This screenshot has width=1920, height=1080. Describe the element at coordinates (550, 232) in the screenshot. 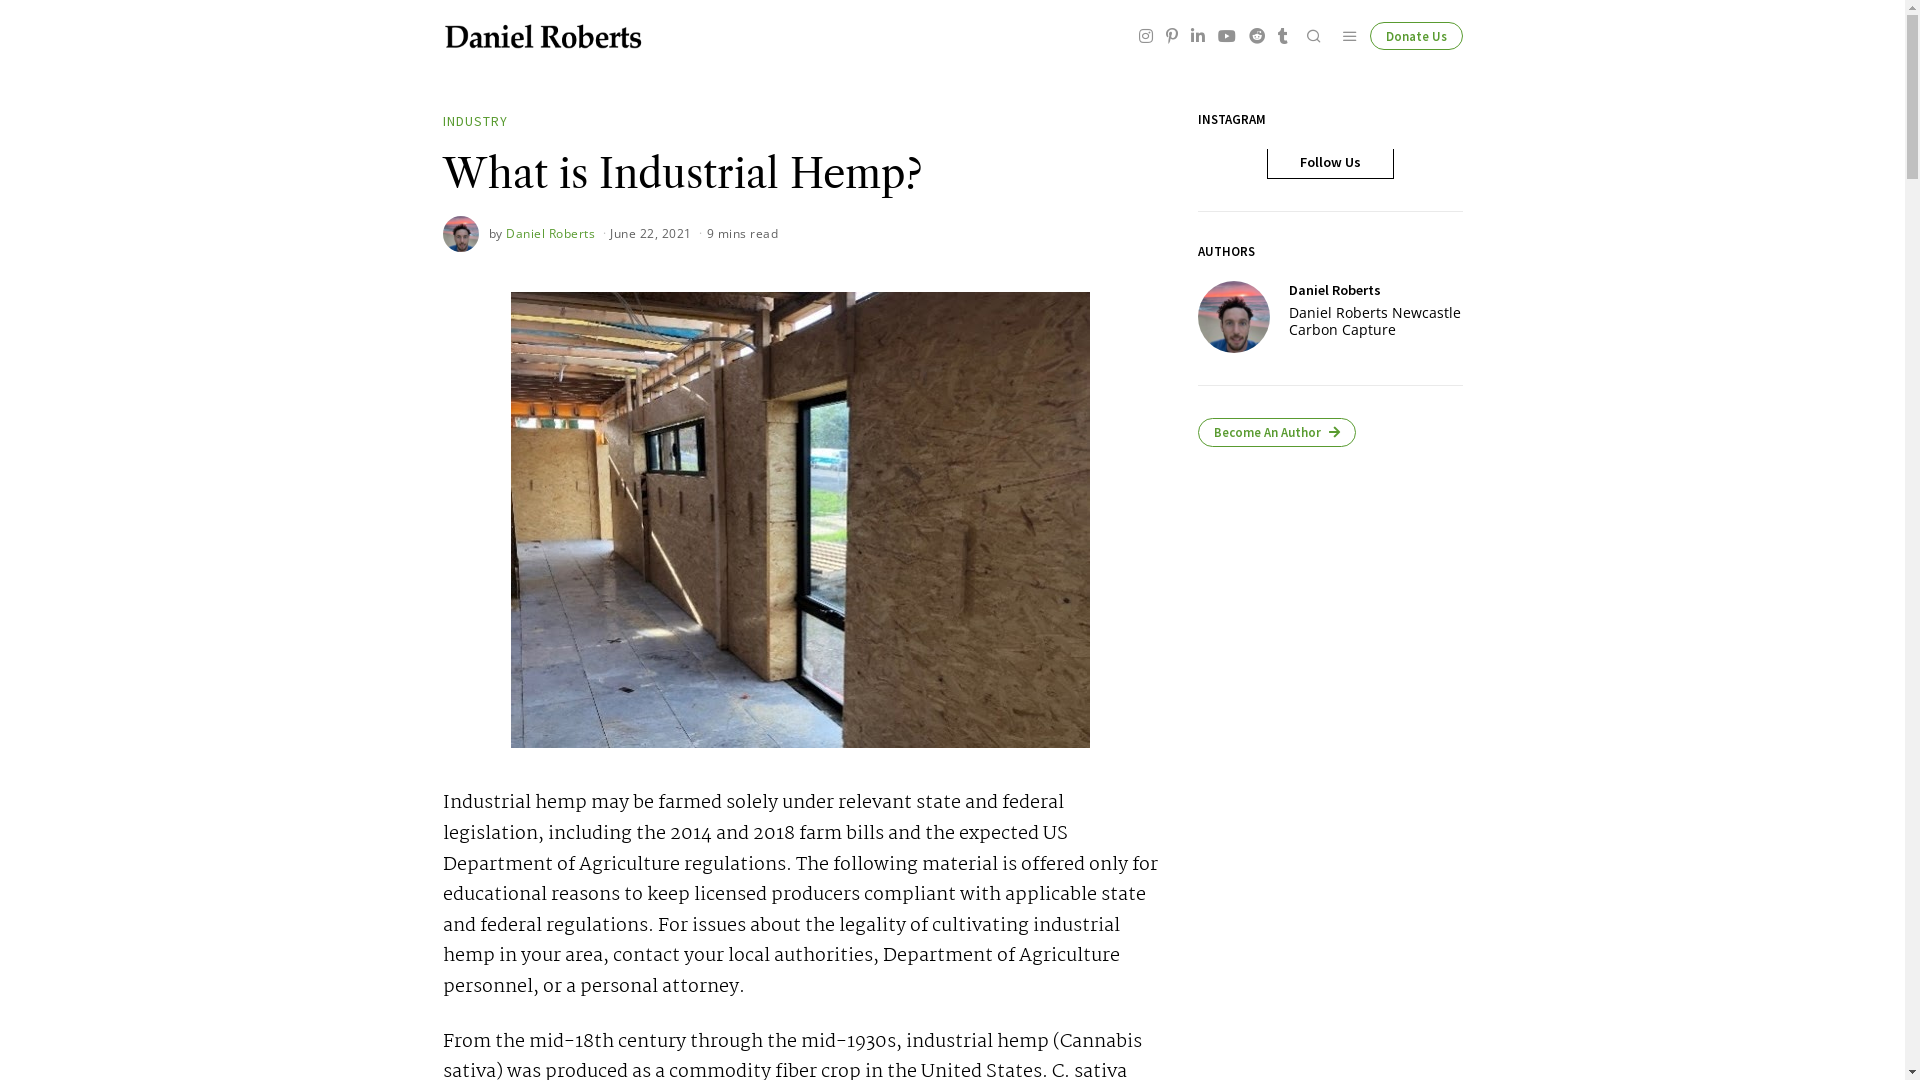

I see `'Daniel Roberts'` at that location.